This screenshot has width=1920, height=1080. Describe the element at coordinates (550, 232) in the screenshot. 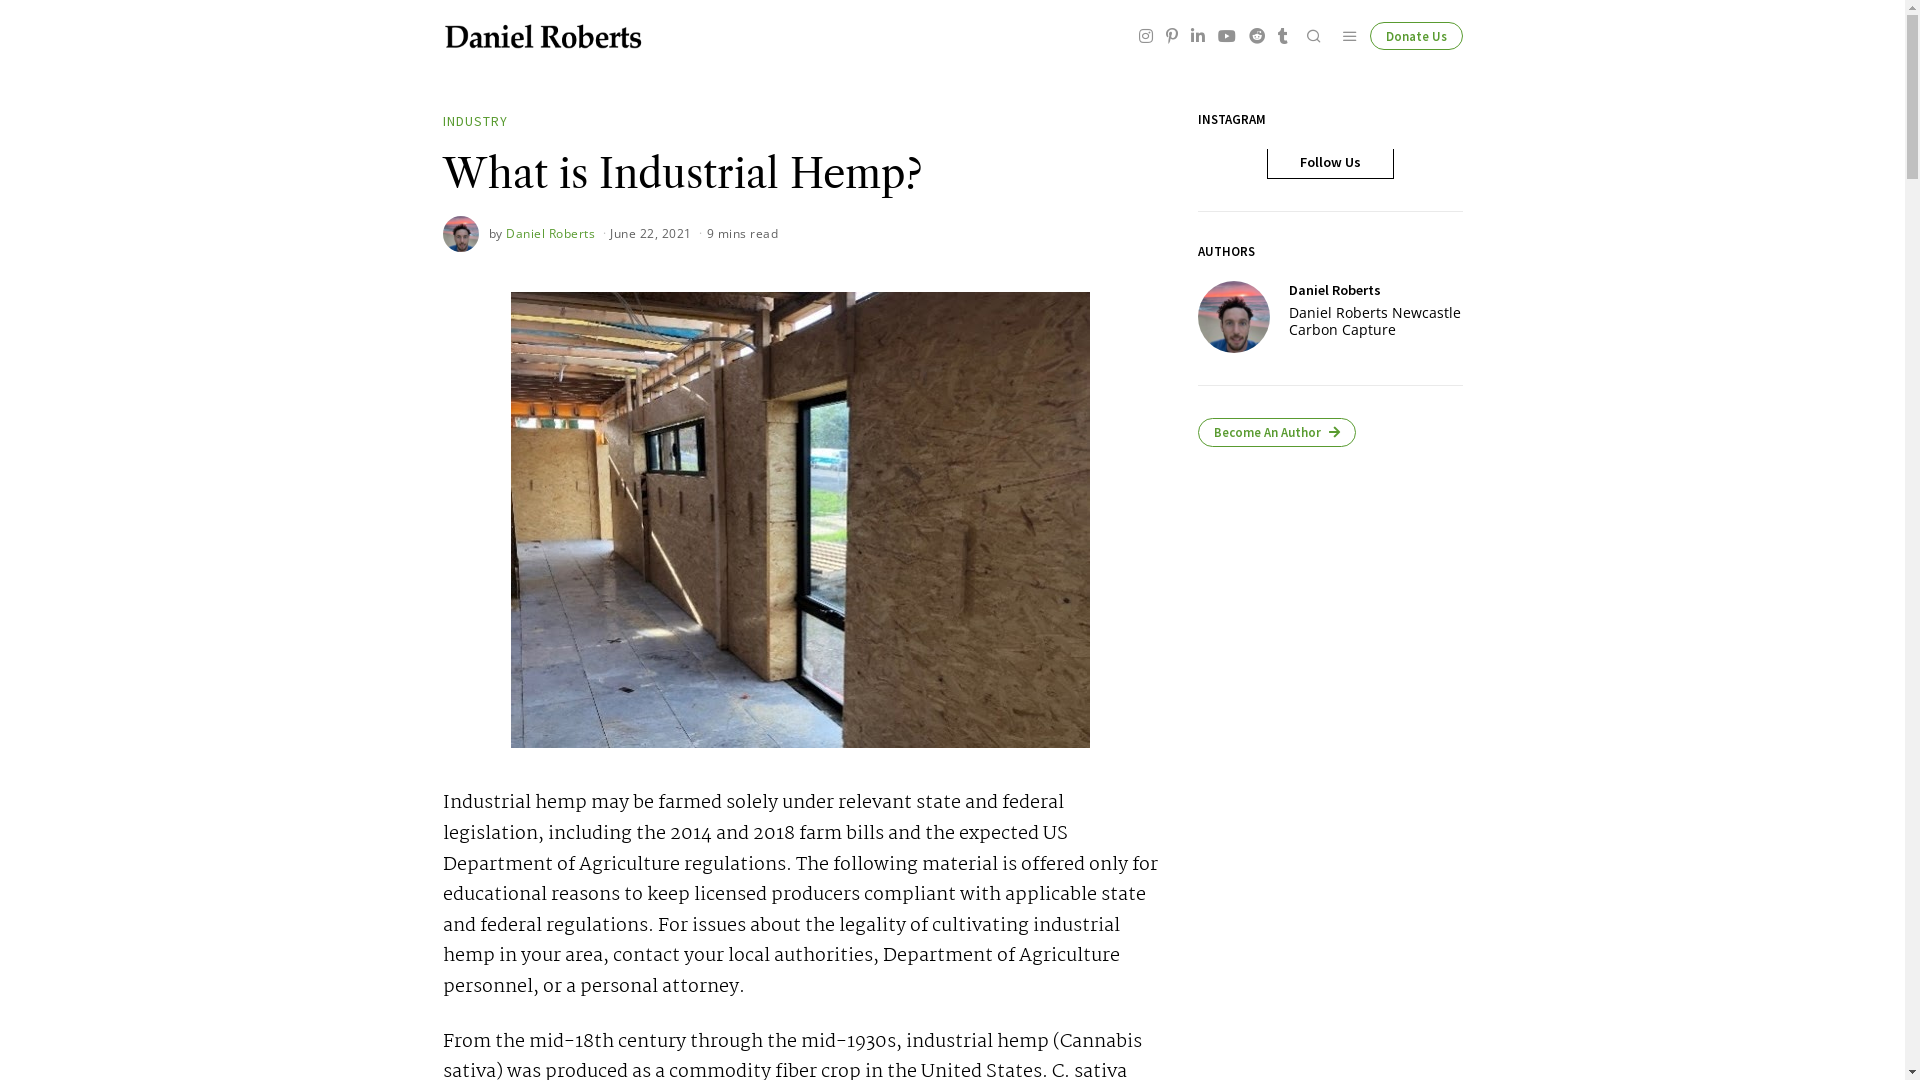

I see `'Daniel Roberts'` at that location.